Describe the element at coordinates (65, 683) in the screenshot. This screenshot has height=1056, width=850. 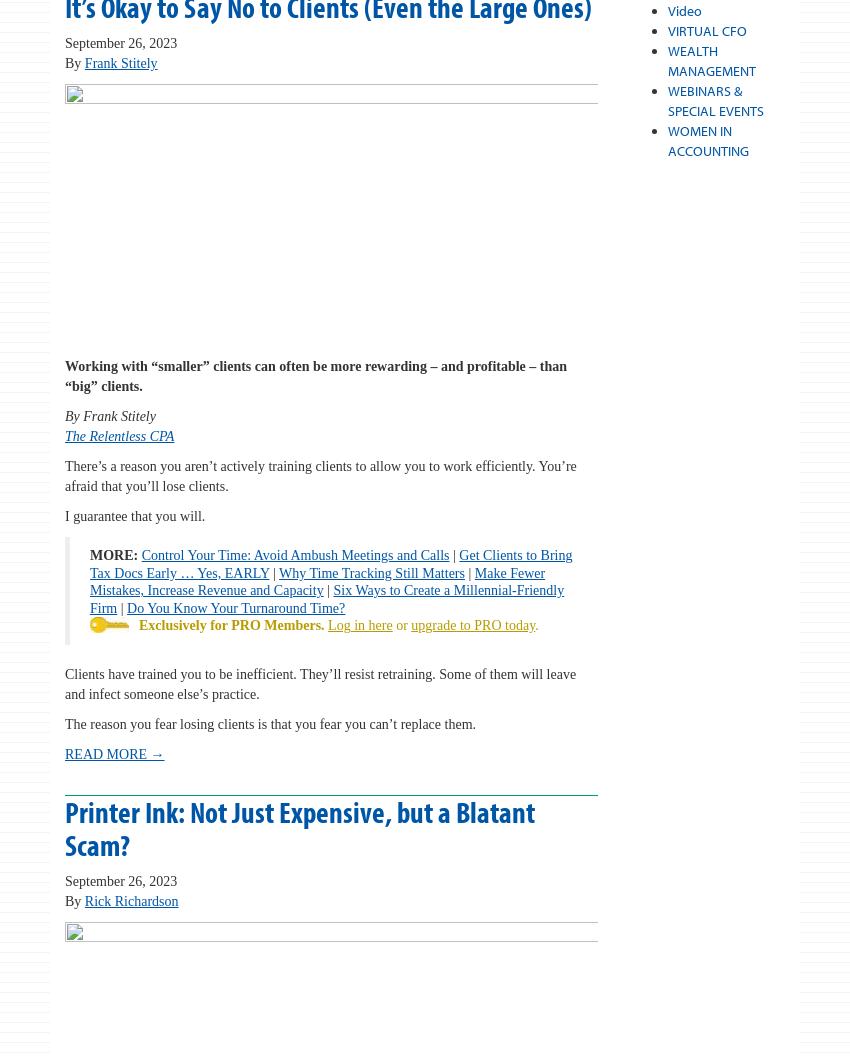
I see `'Clients have trained you to be inefficient. They’ll resist retraining. Some of them will leave and infect someone else’s practice.'` at that location.